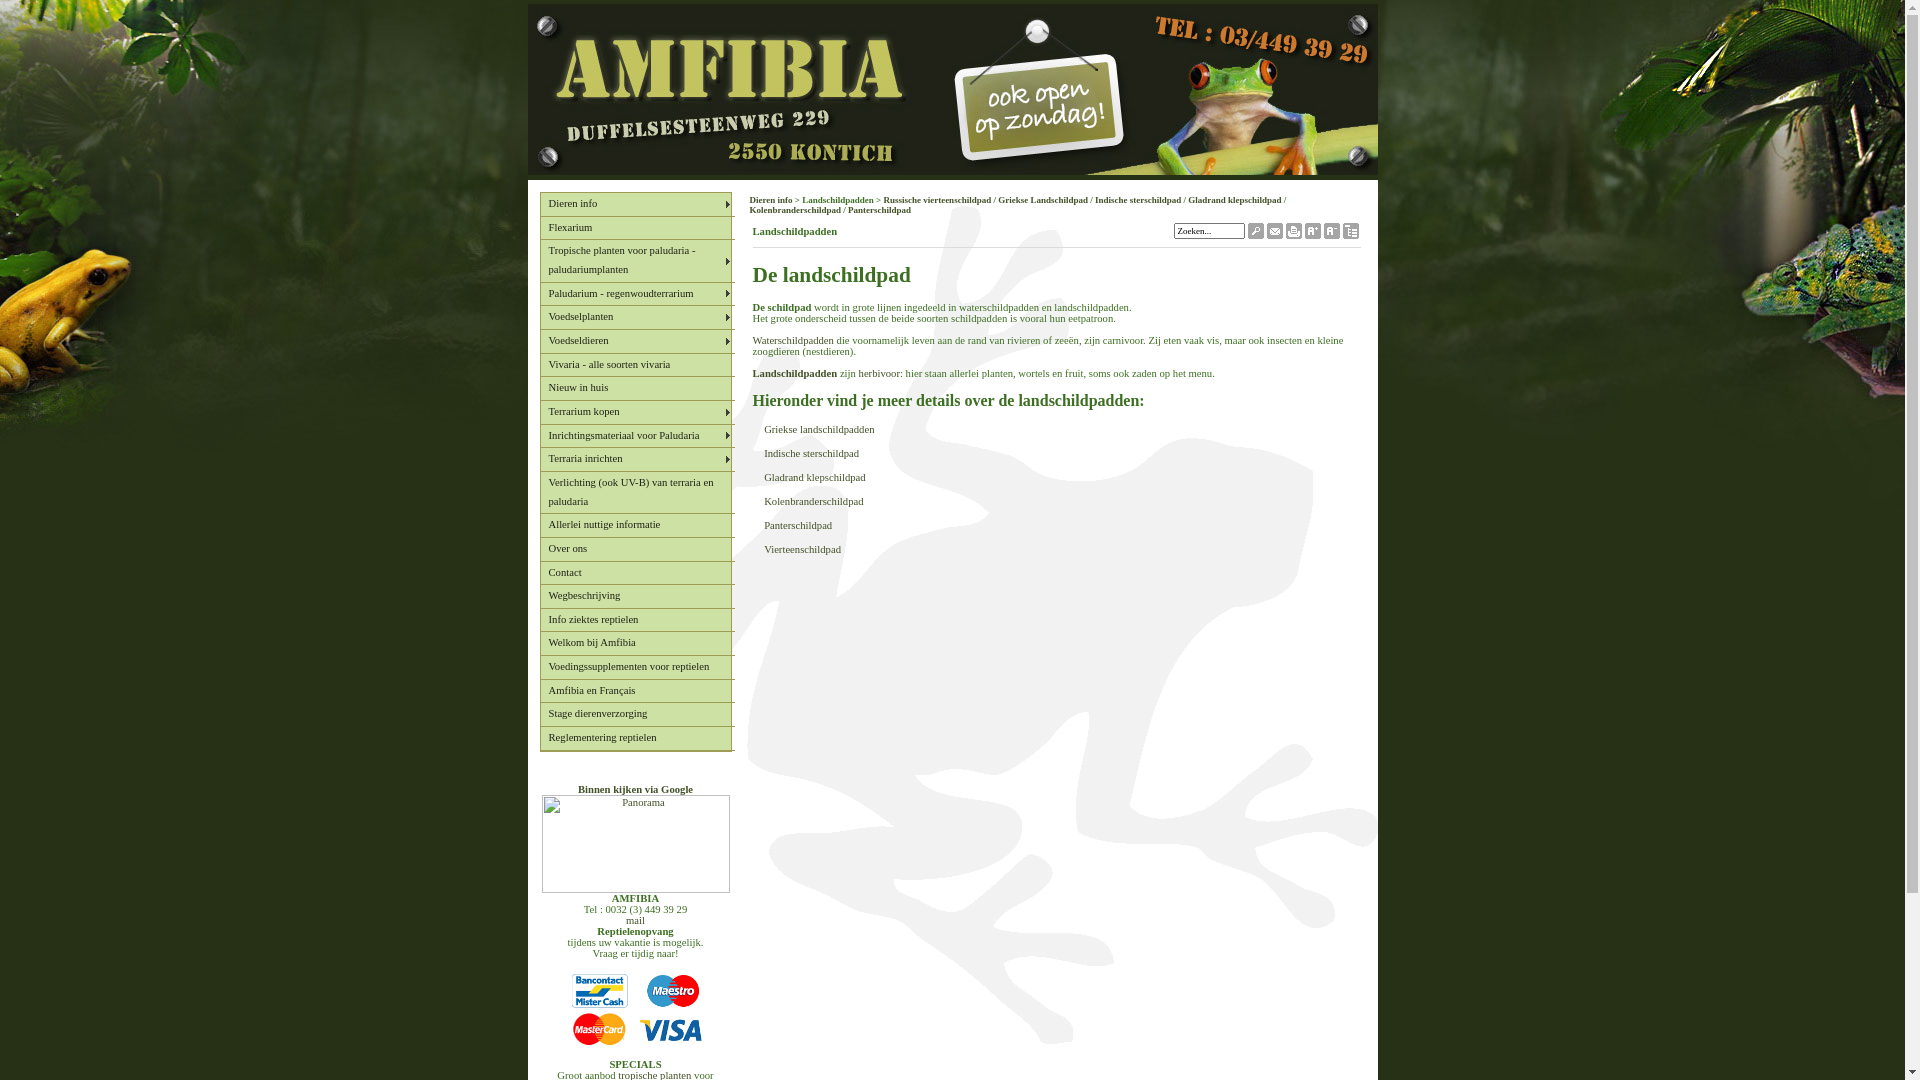 The width and height of the screenshot is (1920, 1080). I want to click on 'Contact', so click(636, 574).